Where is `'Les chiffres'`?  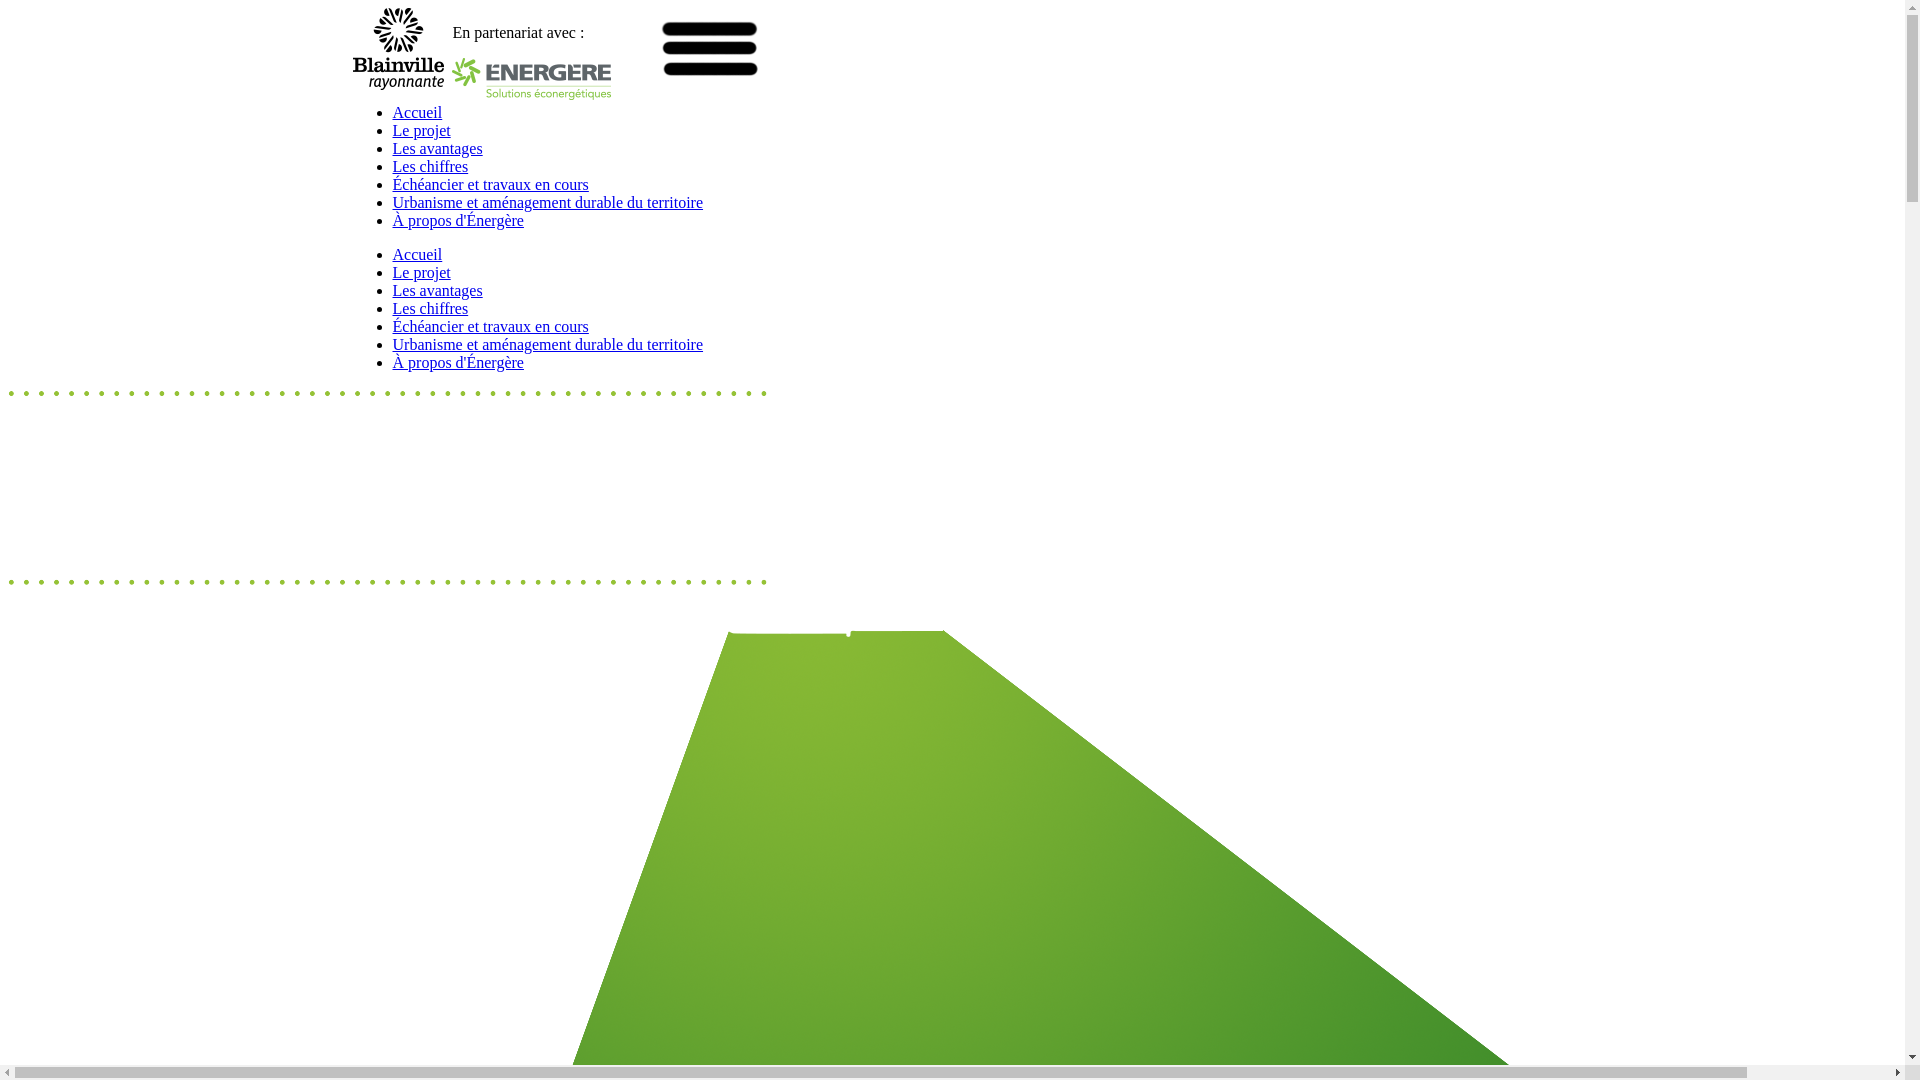
'Les chiffres' is located at coordinates (429, 308).